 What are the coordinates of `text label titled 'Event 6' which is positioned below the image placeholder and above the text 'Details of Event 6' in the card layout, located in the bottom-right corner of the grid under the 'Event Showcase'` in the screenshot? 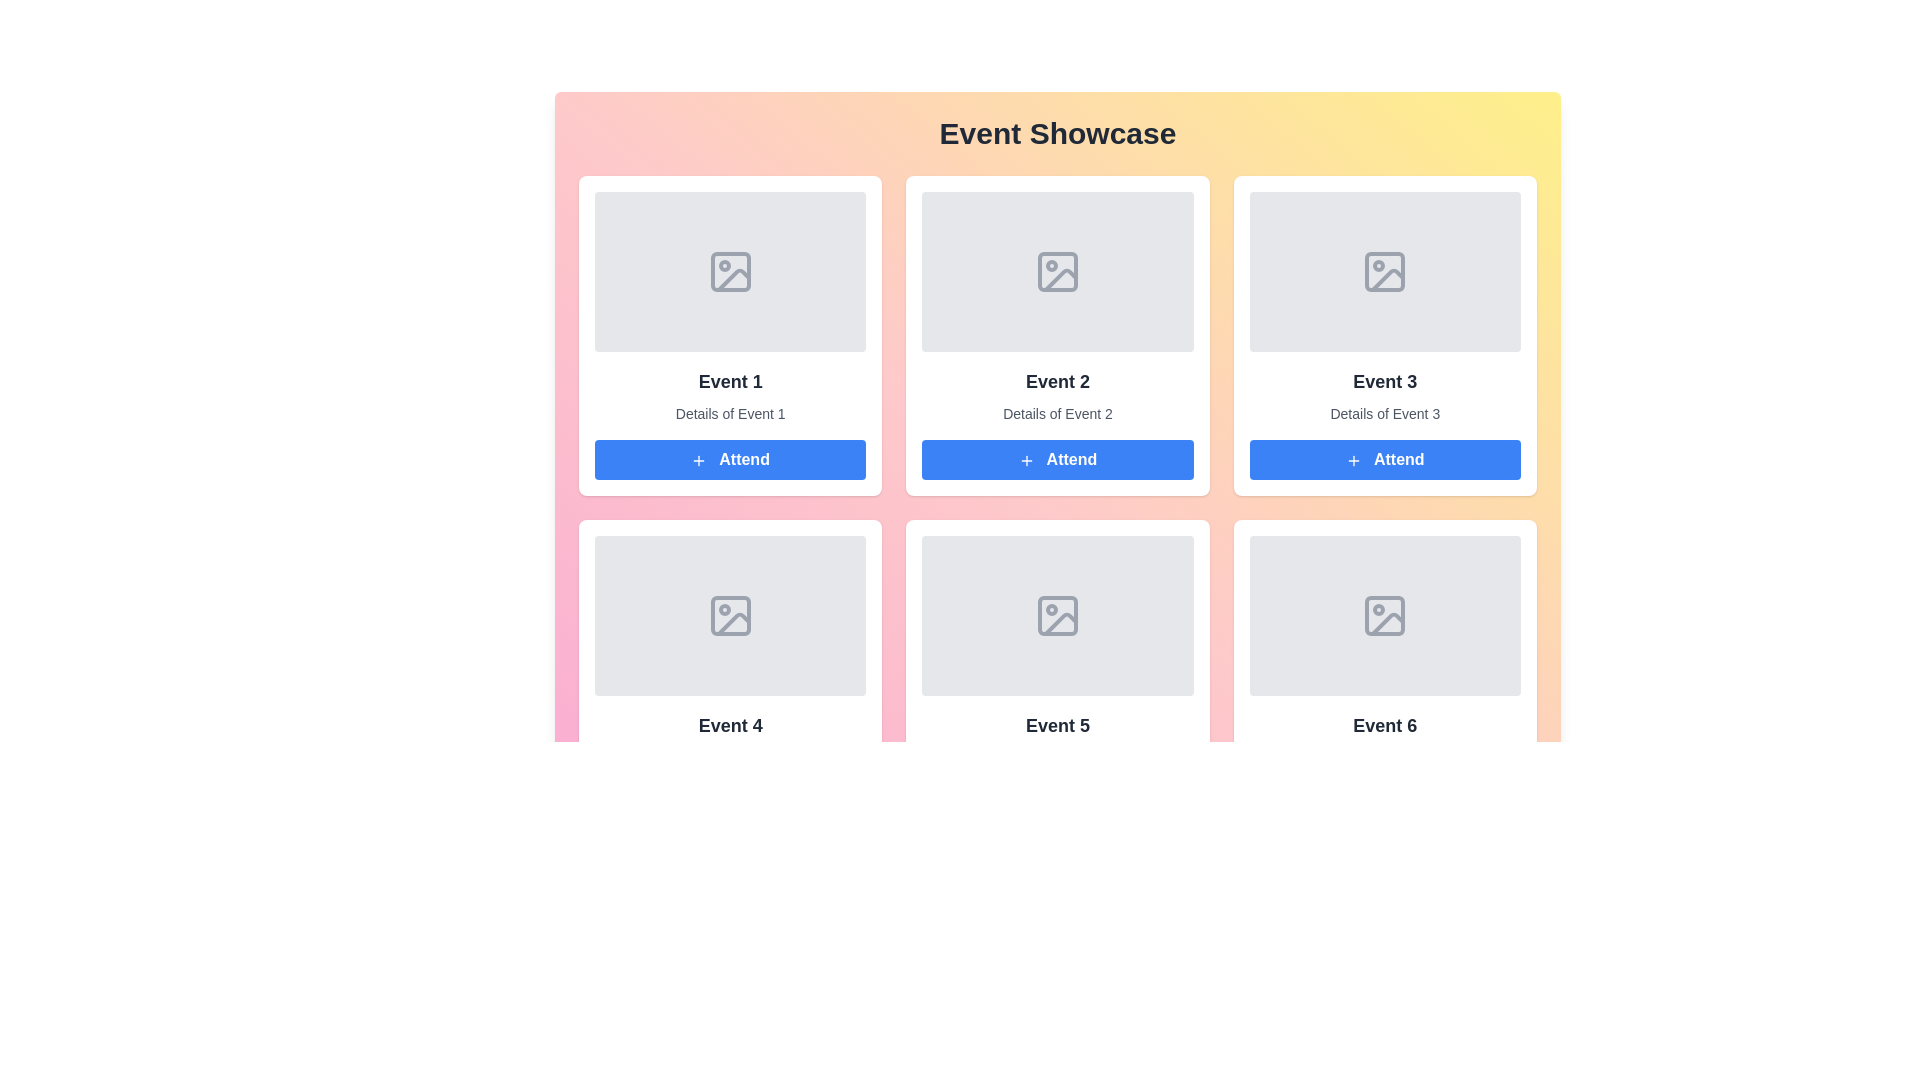 It's located at (1384, 725).